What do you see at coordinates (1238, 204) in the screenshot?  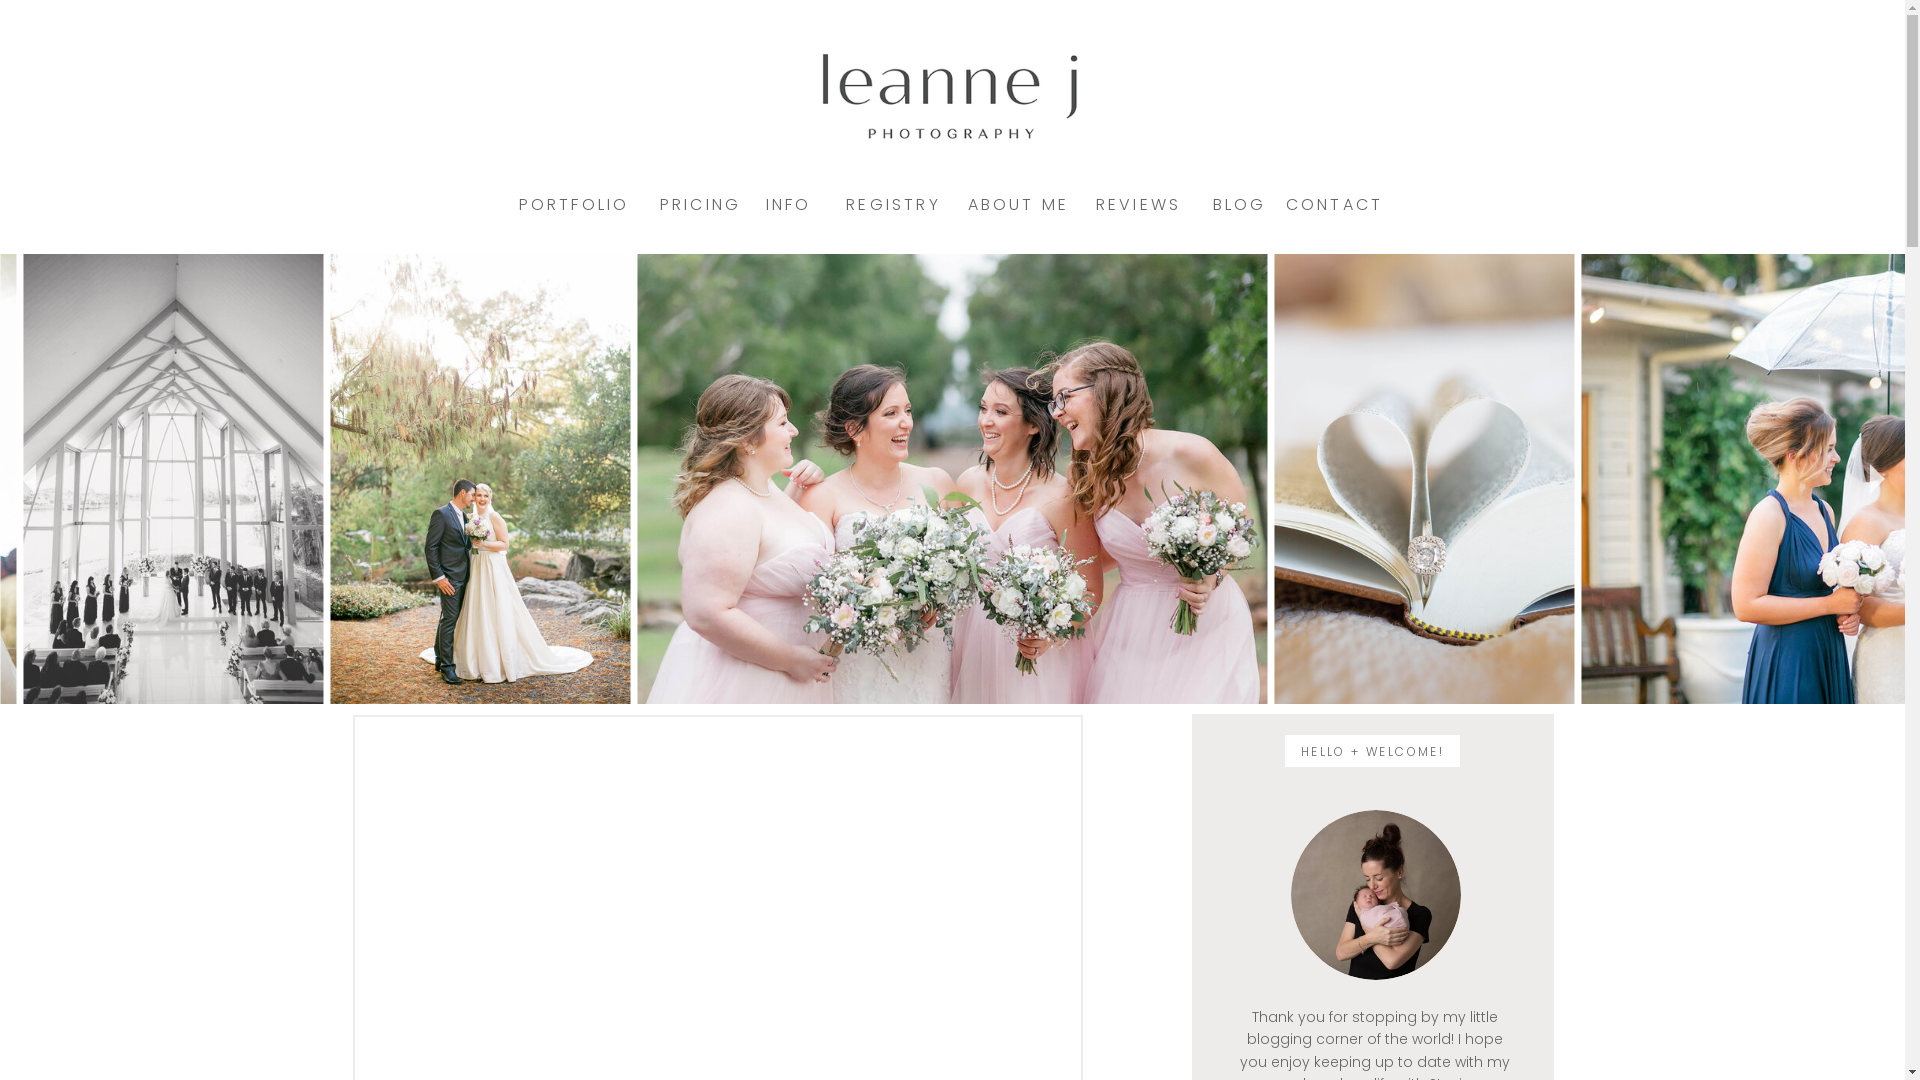 I see `'BLOG'` at bounding box center [1238, 204].